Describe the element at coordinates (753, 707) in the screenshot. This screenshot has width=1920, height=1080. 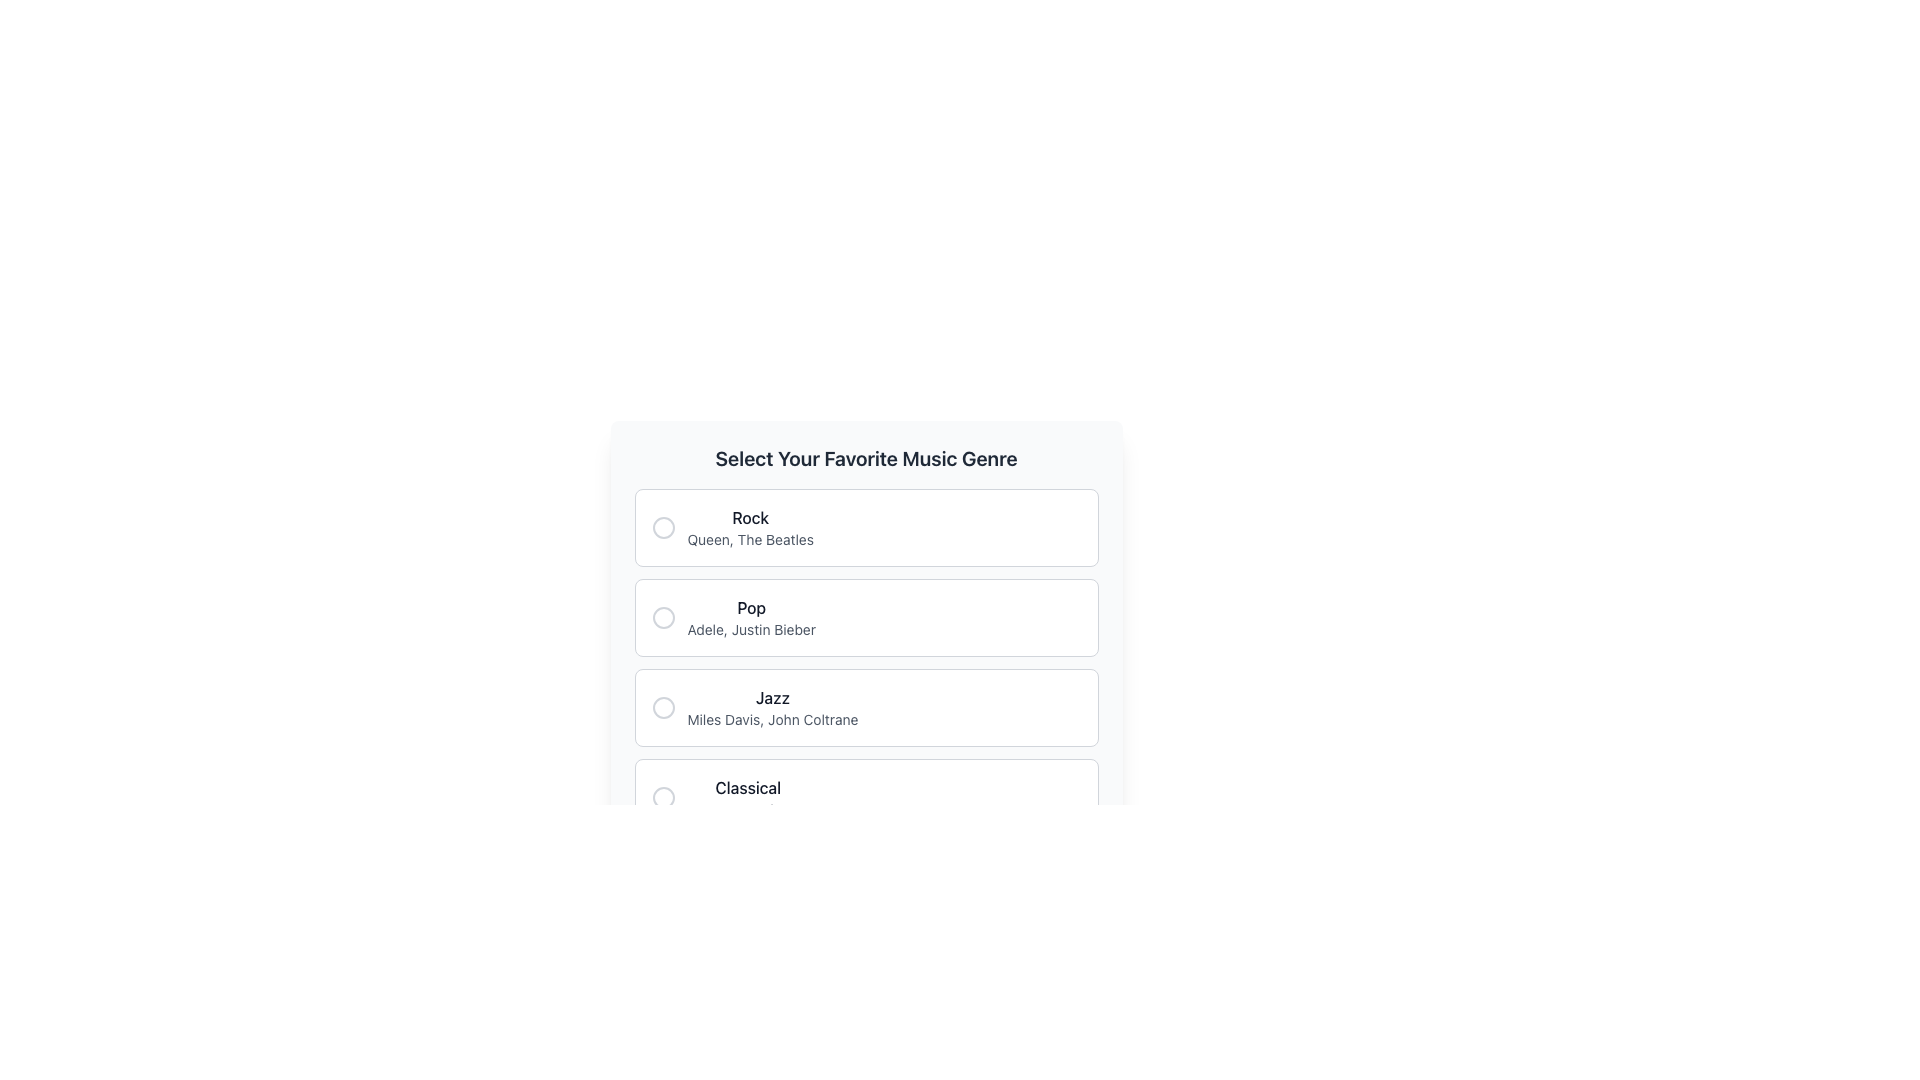
I see `on the 'Jazz' selectable list item which includes a radio button` at that location.